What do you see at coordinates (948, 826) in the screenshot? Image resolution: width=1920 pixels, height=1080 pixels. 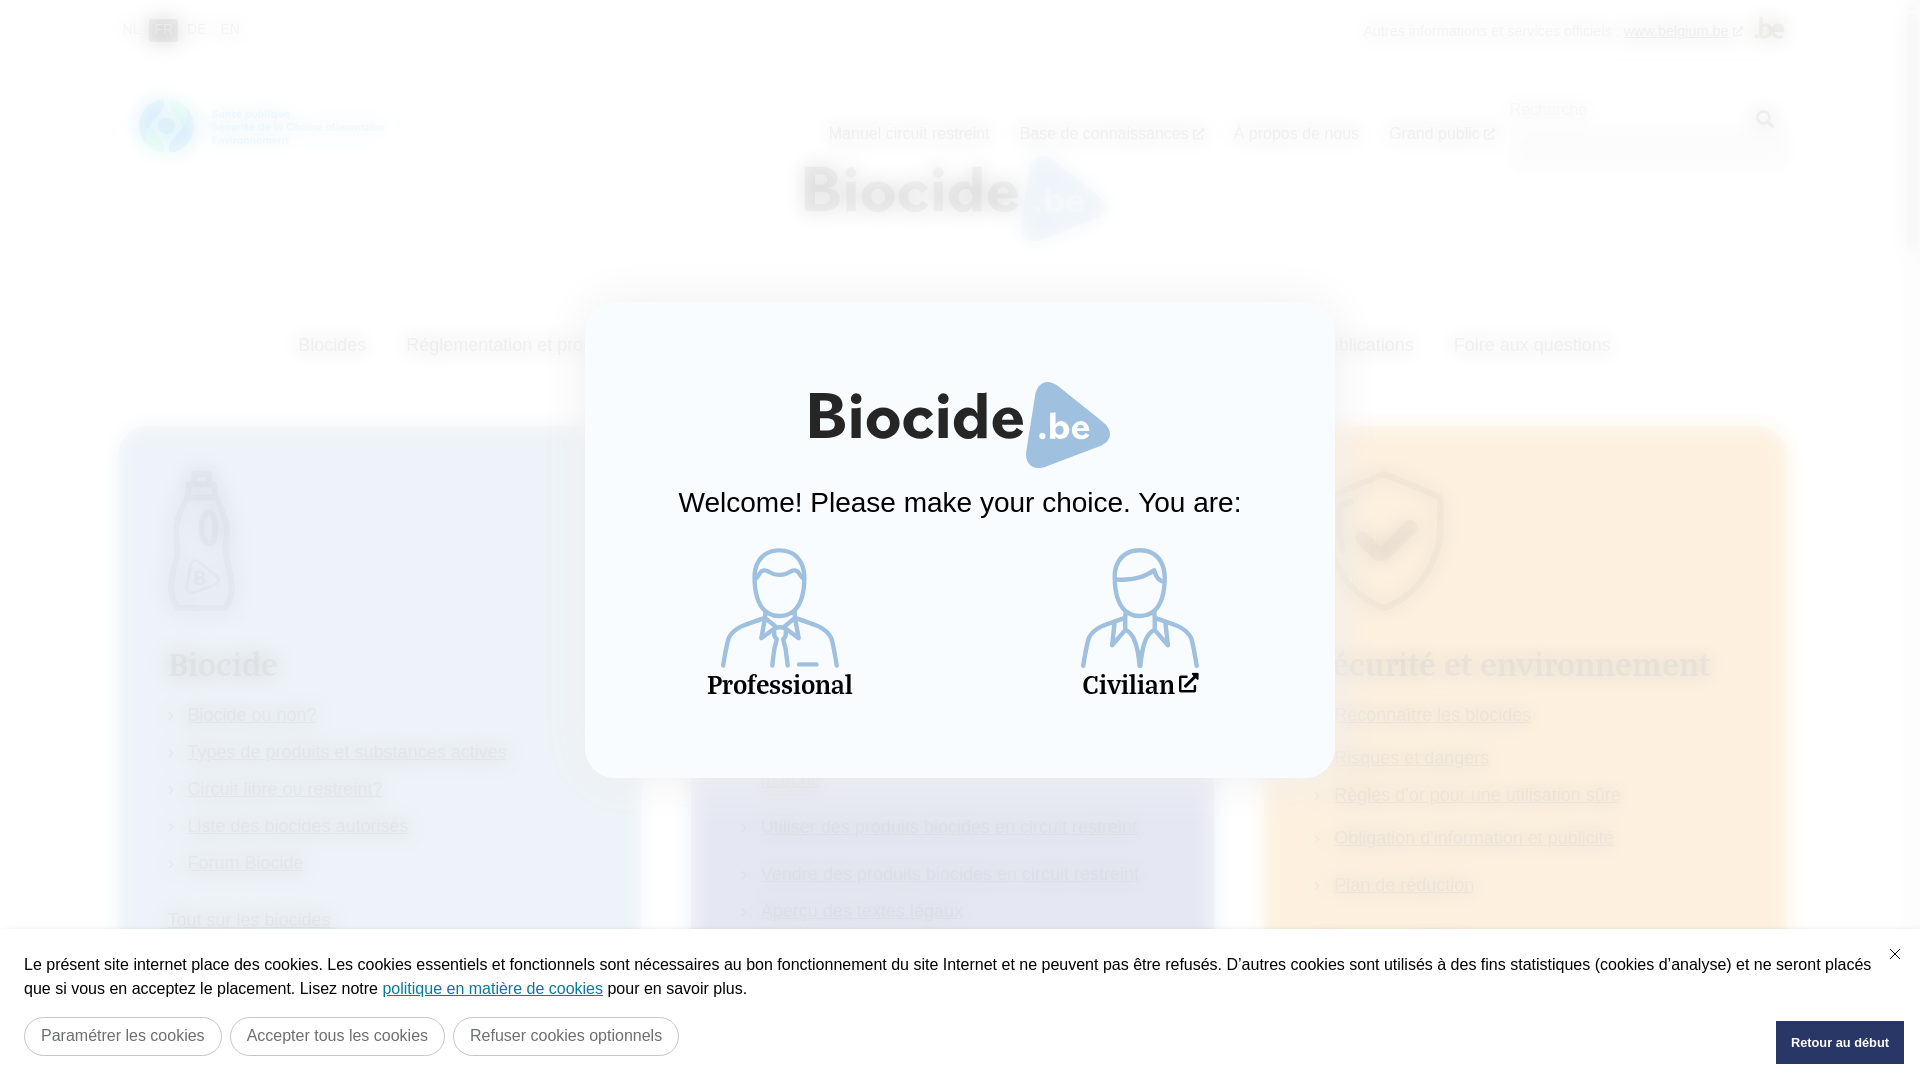 I see `'Utiliser des produits biocides en circuit restreint'` at bounding box center [948, 826].